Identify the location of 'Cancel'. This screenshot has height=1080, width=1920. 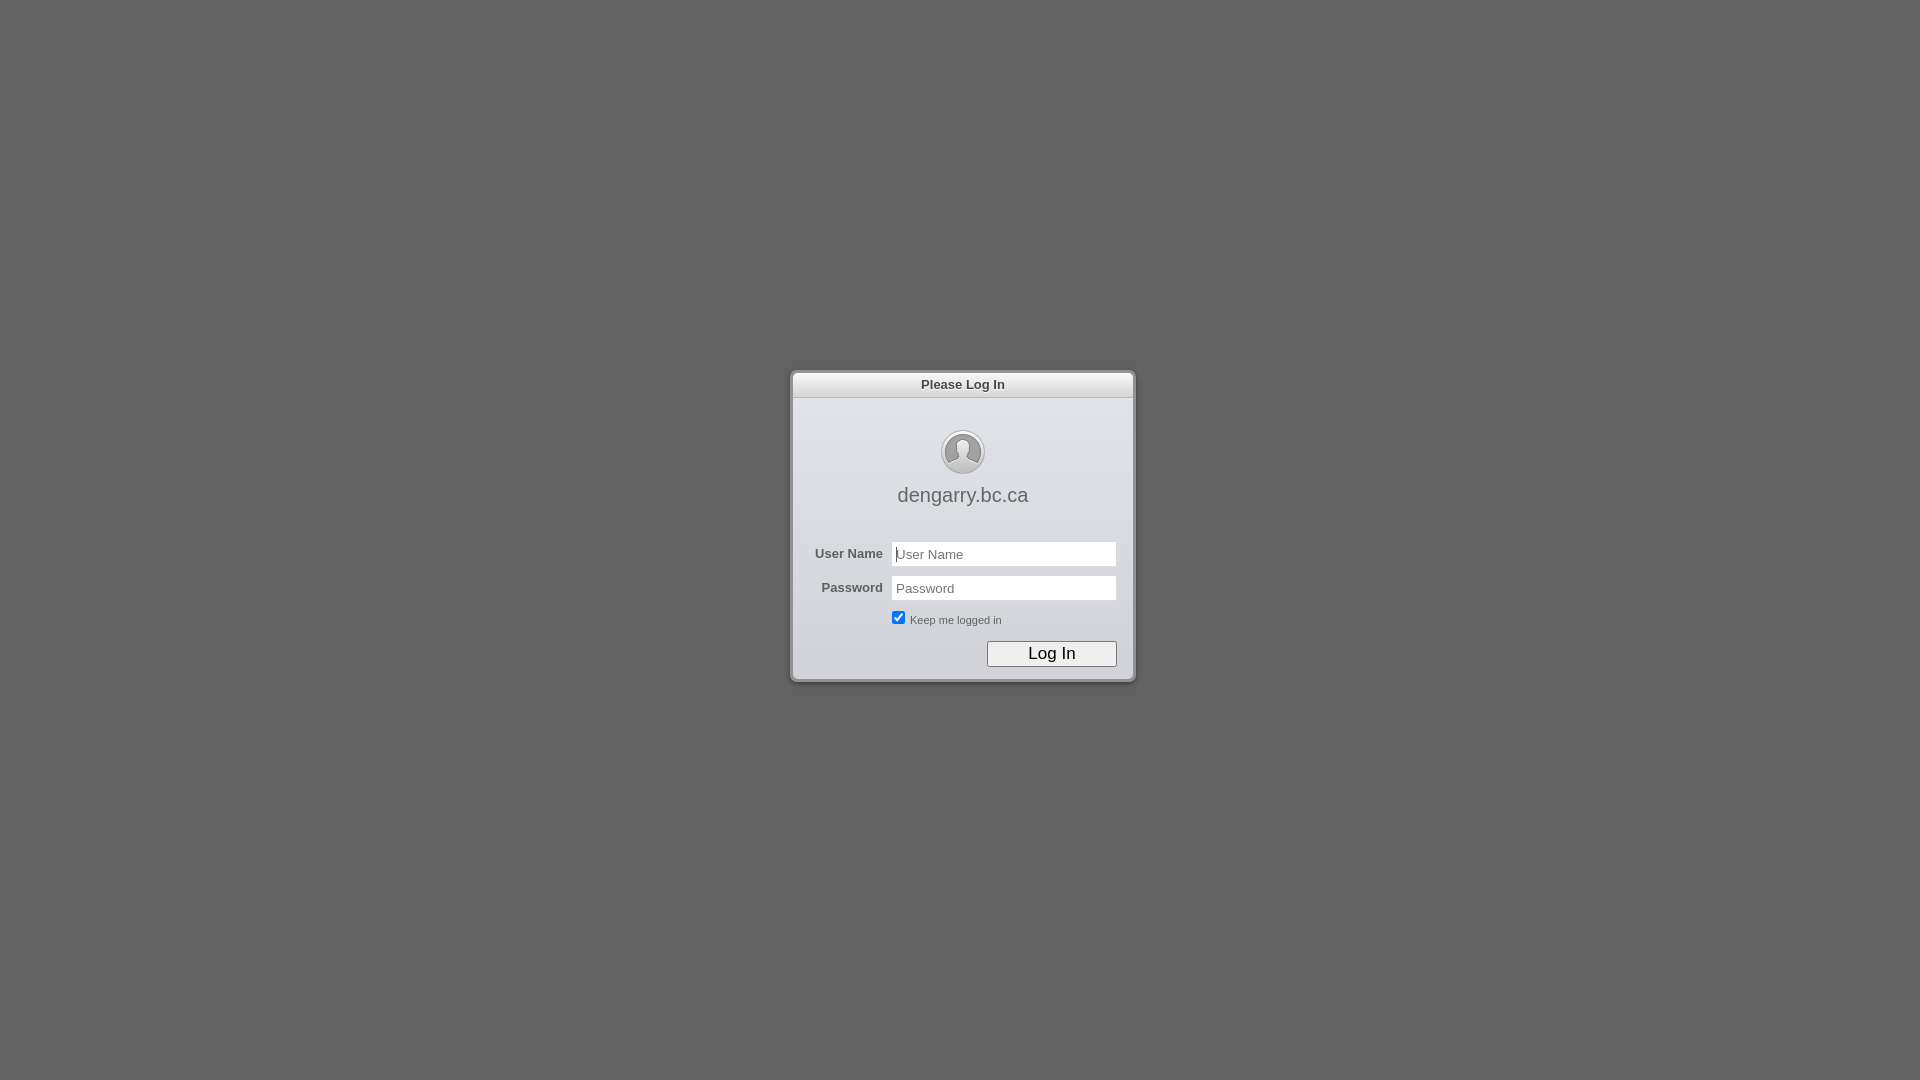
(65, 12).